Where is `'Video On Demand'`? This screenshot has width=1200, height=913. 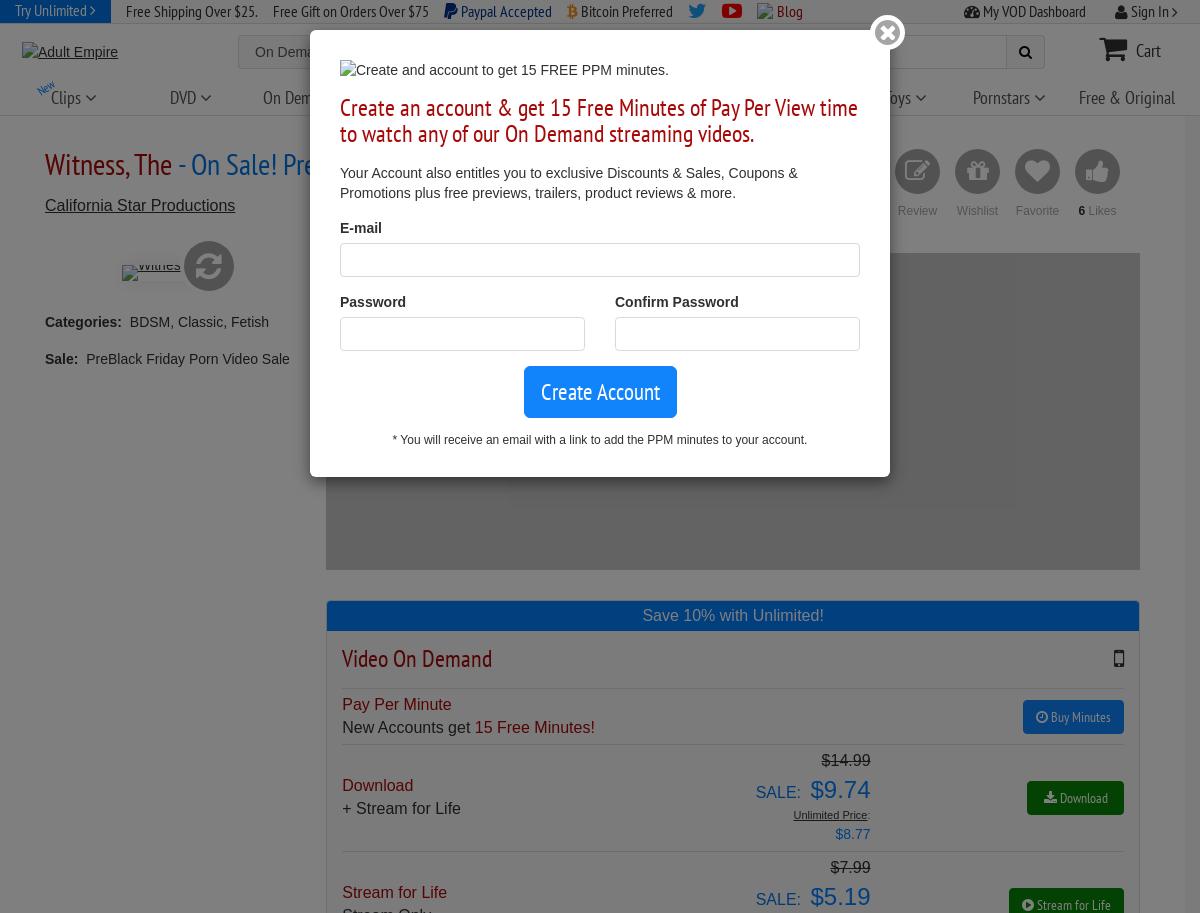 'Video On Demand' is located at coordinates (341, 657).